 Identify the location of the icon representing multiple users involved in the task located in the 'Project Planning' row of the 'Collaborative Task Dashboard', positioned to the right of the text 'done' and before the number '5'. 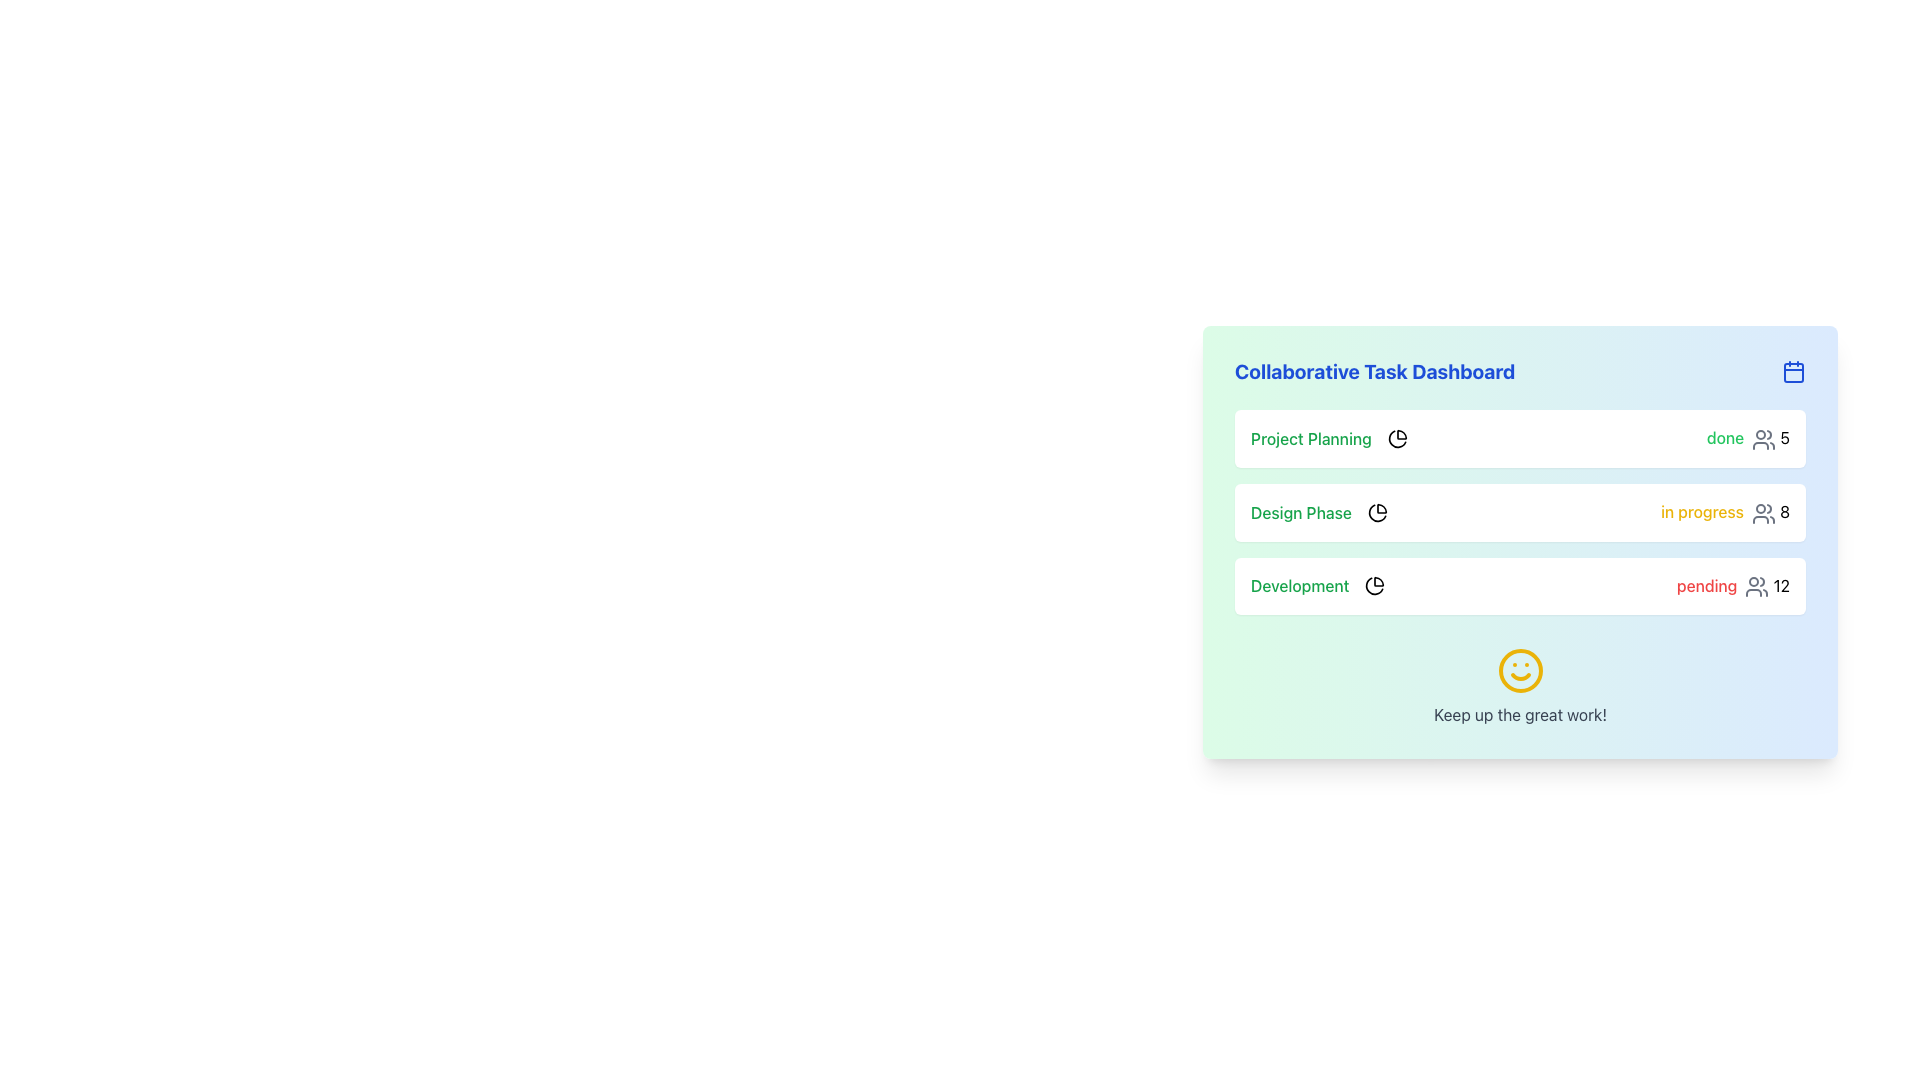
(1764, 438).